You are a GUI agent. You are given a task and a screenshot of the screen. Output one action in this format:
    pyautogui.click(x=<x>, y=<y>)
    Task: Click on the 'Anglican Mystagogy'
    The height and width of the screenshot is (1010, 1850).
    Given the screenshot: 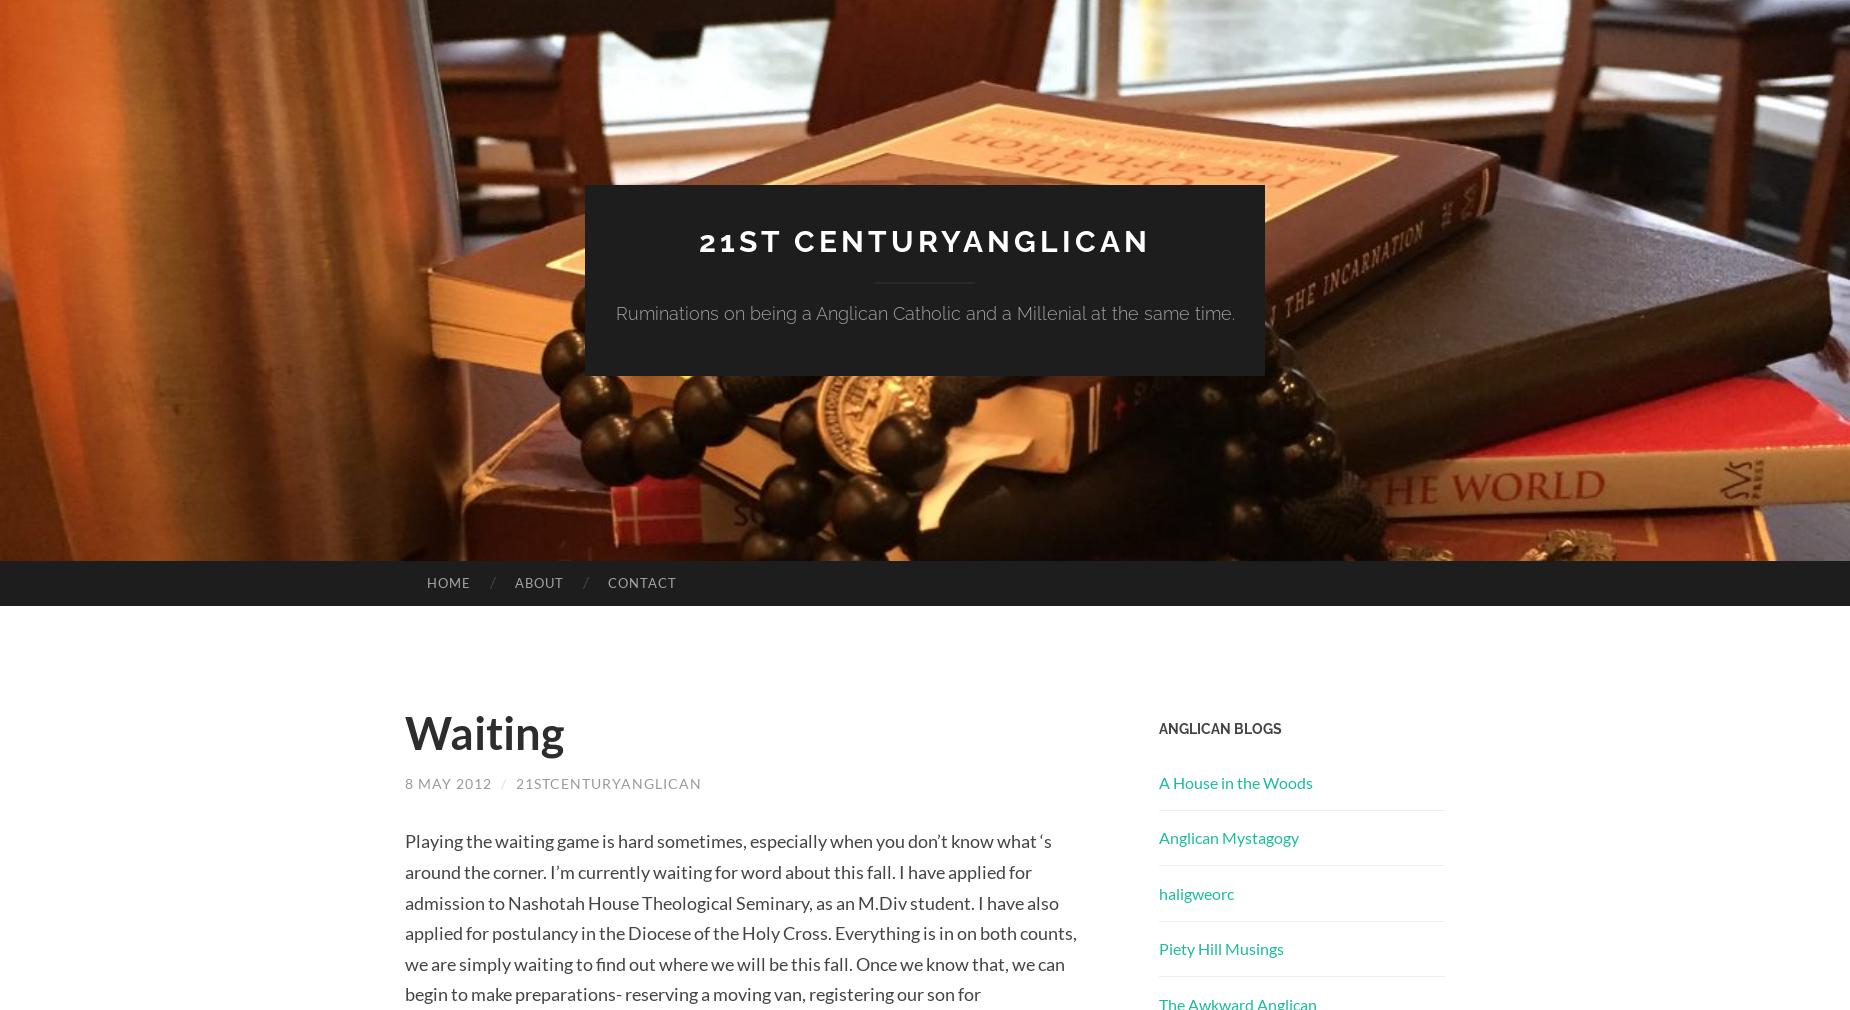 What is the action you would take?
    pyautogui.click(x=1227, y=837)
    